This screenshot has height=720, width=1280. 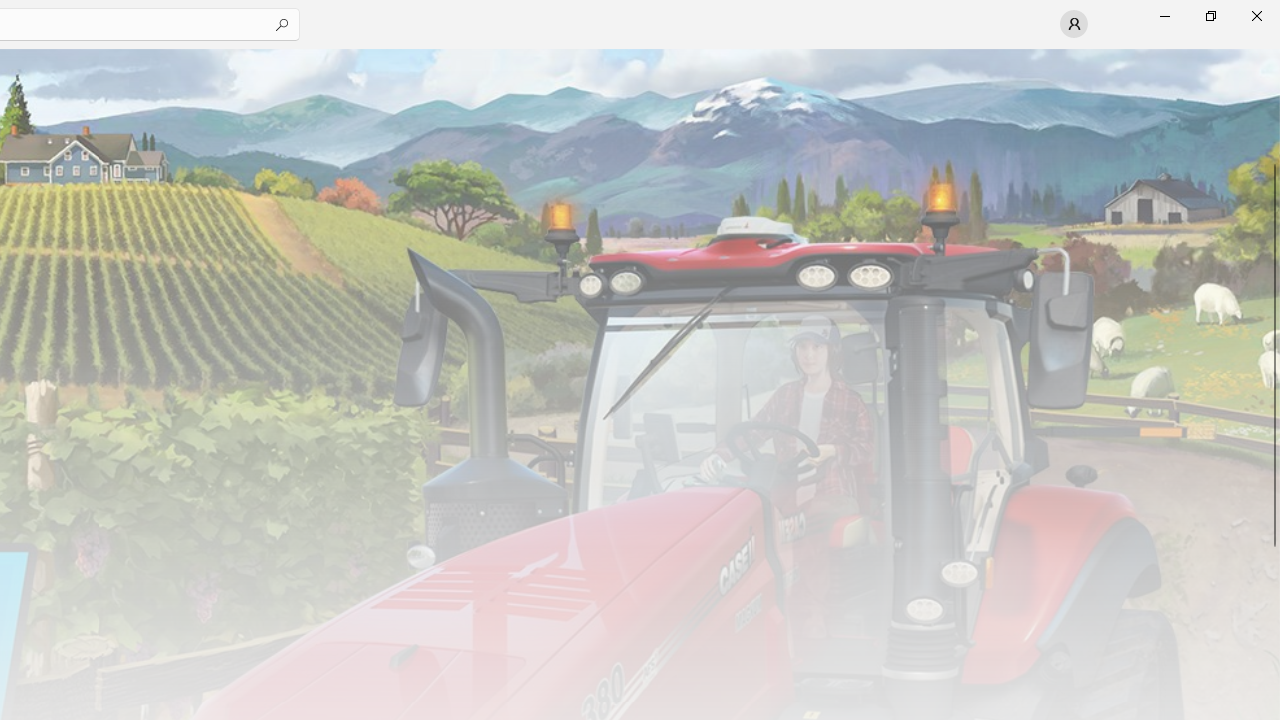 What do you see at coordinates (1271, 54) in the screenshot?
I see `'Vertical Small Decrease'` at bounding box center [1271, 54].